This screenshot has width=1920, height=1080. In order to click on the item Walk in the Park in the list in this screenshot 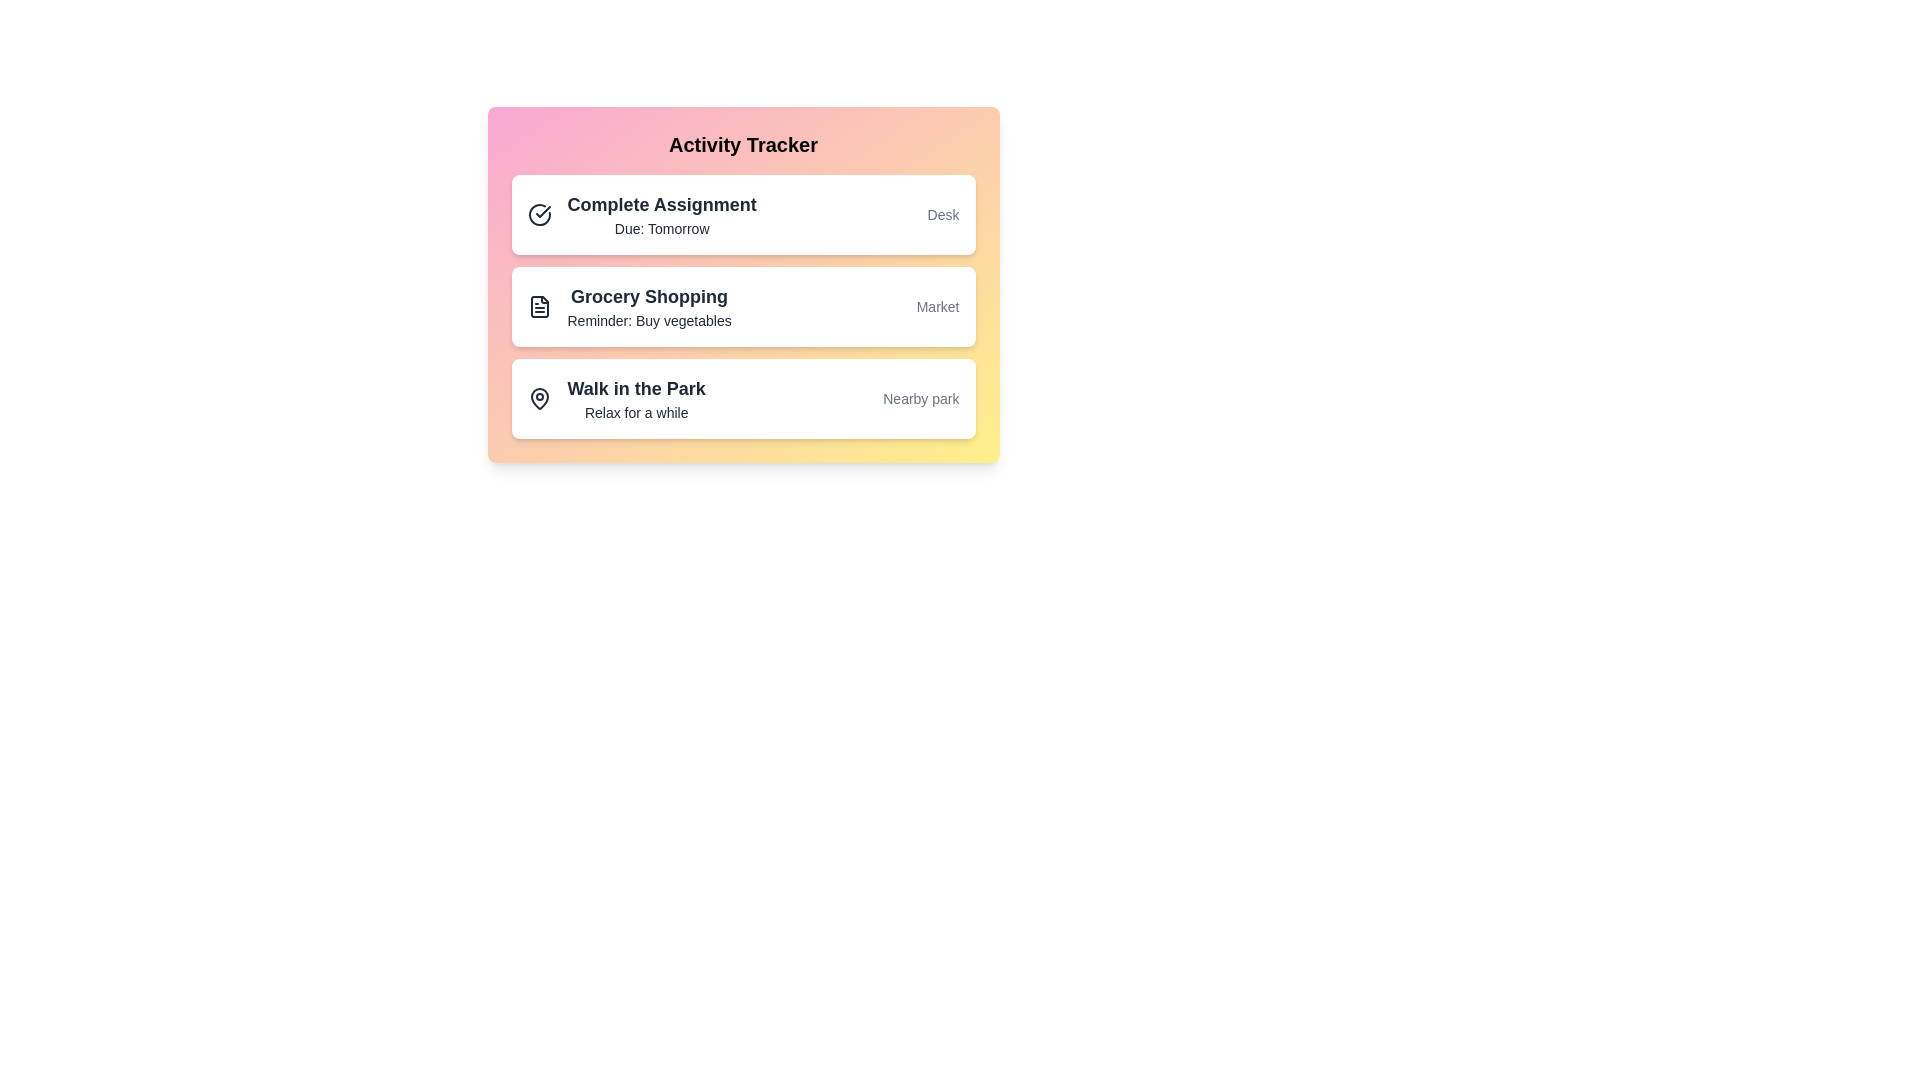, I will do `click(742, 398)`.